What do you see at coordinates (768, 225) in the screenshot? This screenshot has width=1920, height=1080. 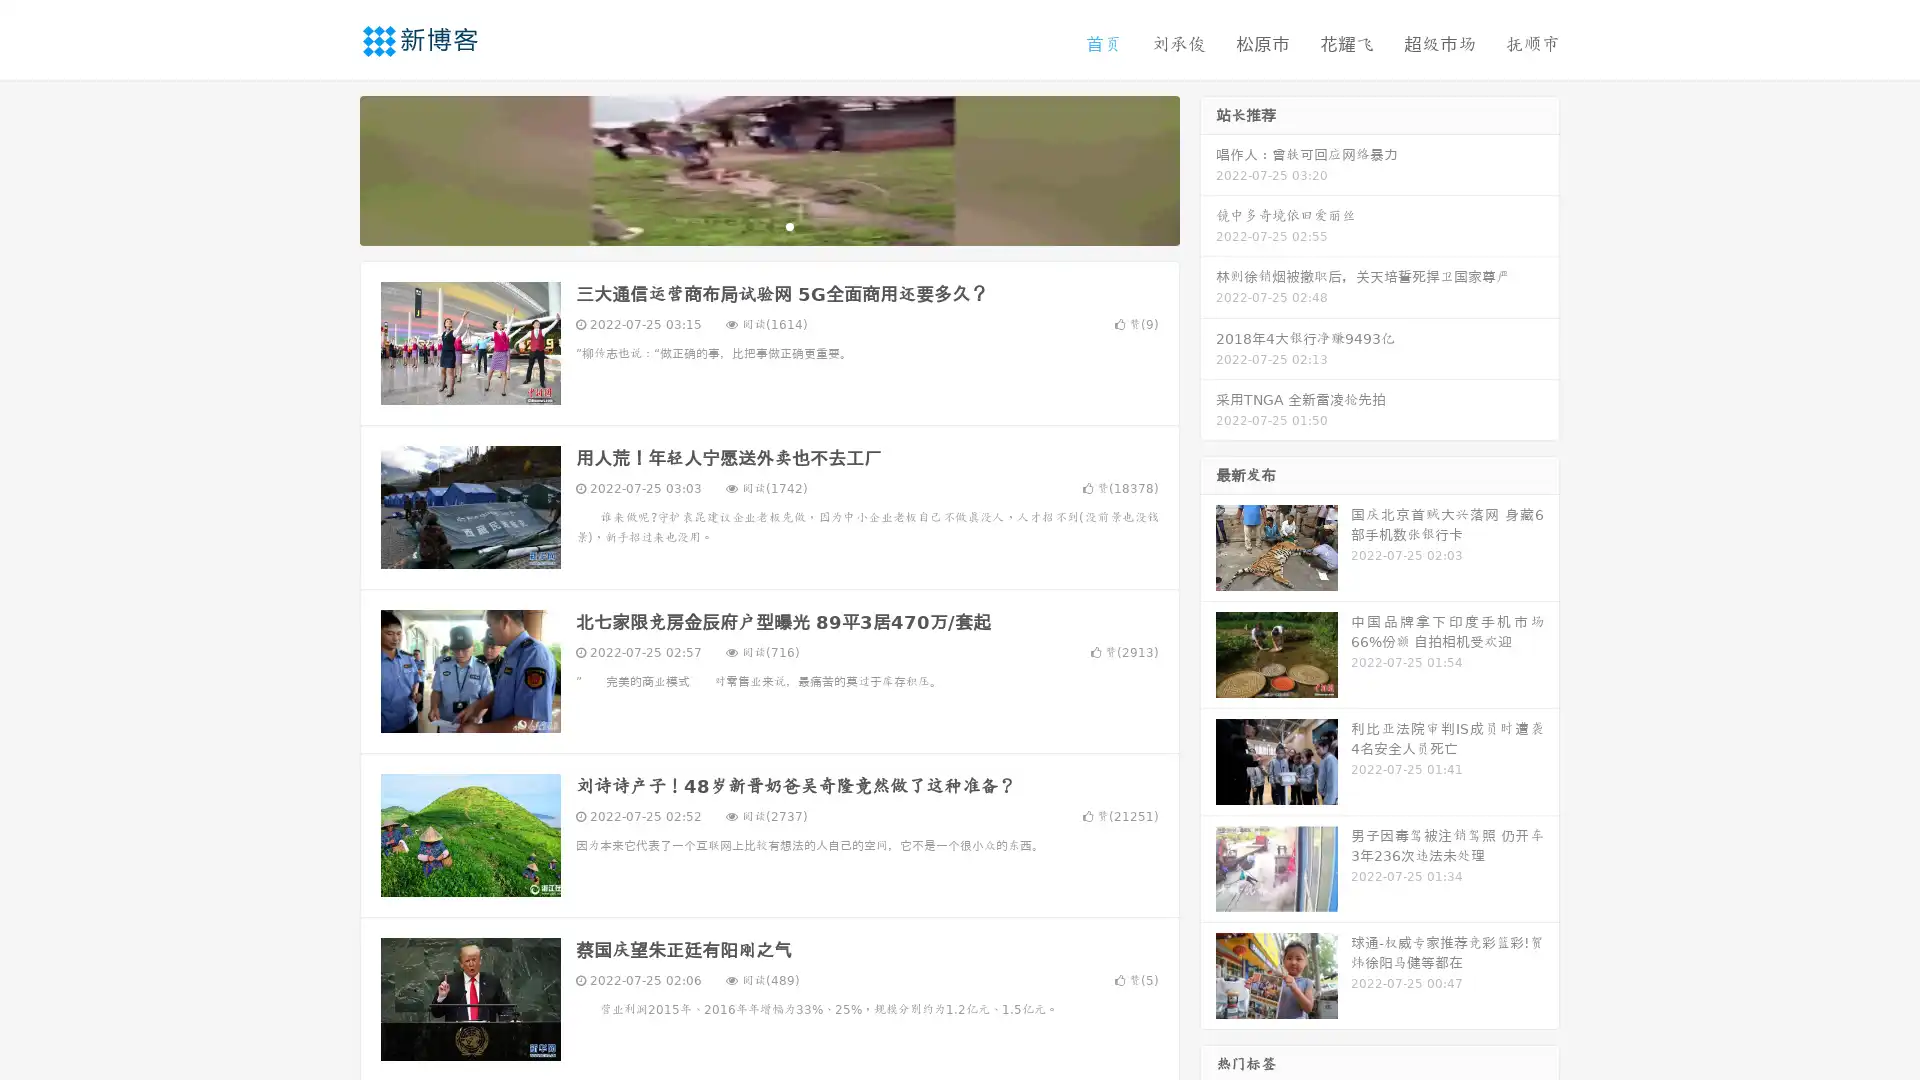 I see `Go to slide 2` at bounding box center [768, 225].